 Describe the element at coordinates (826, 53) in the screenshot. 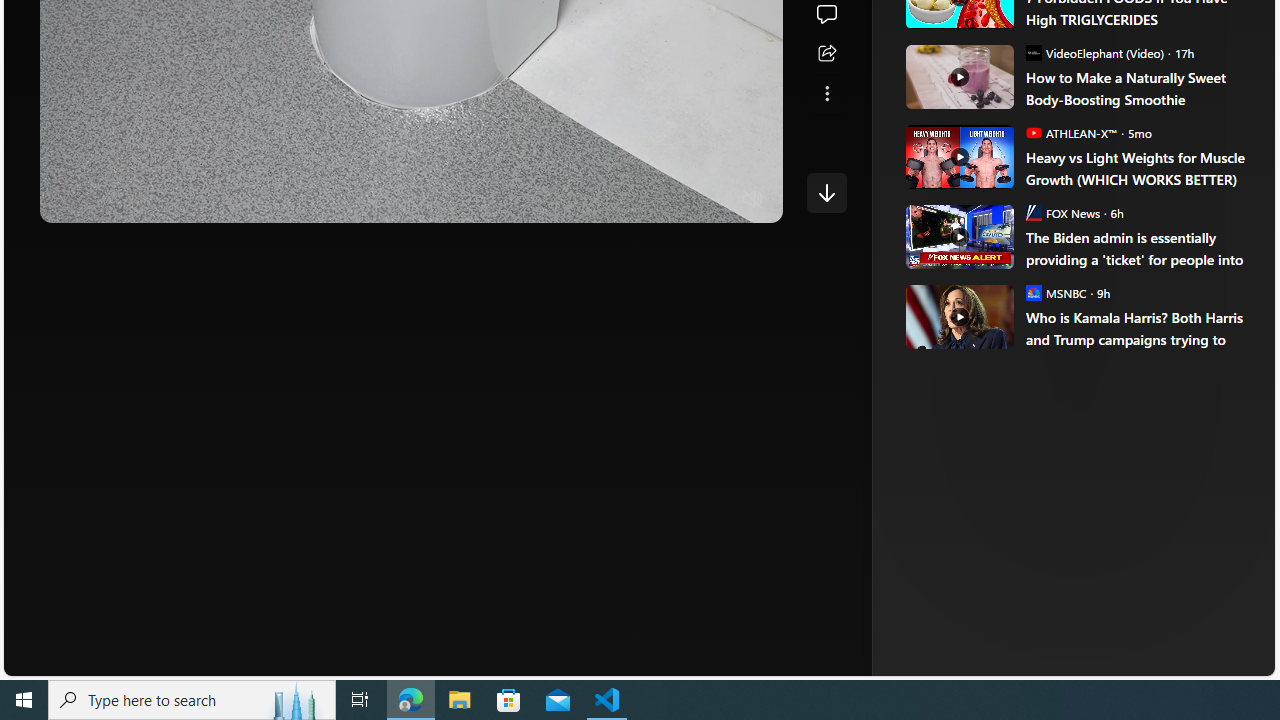

I see `'Share this story'` at that location.